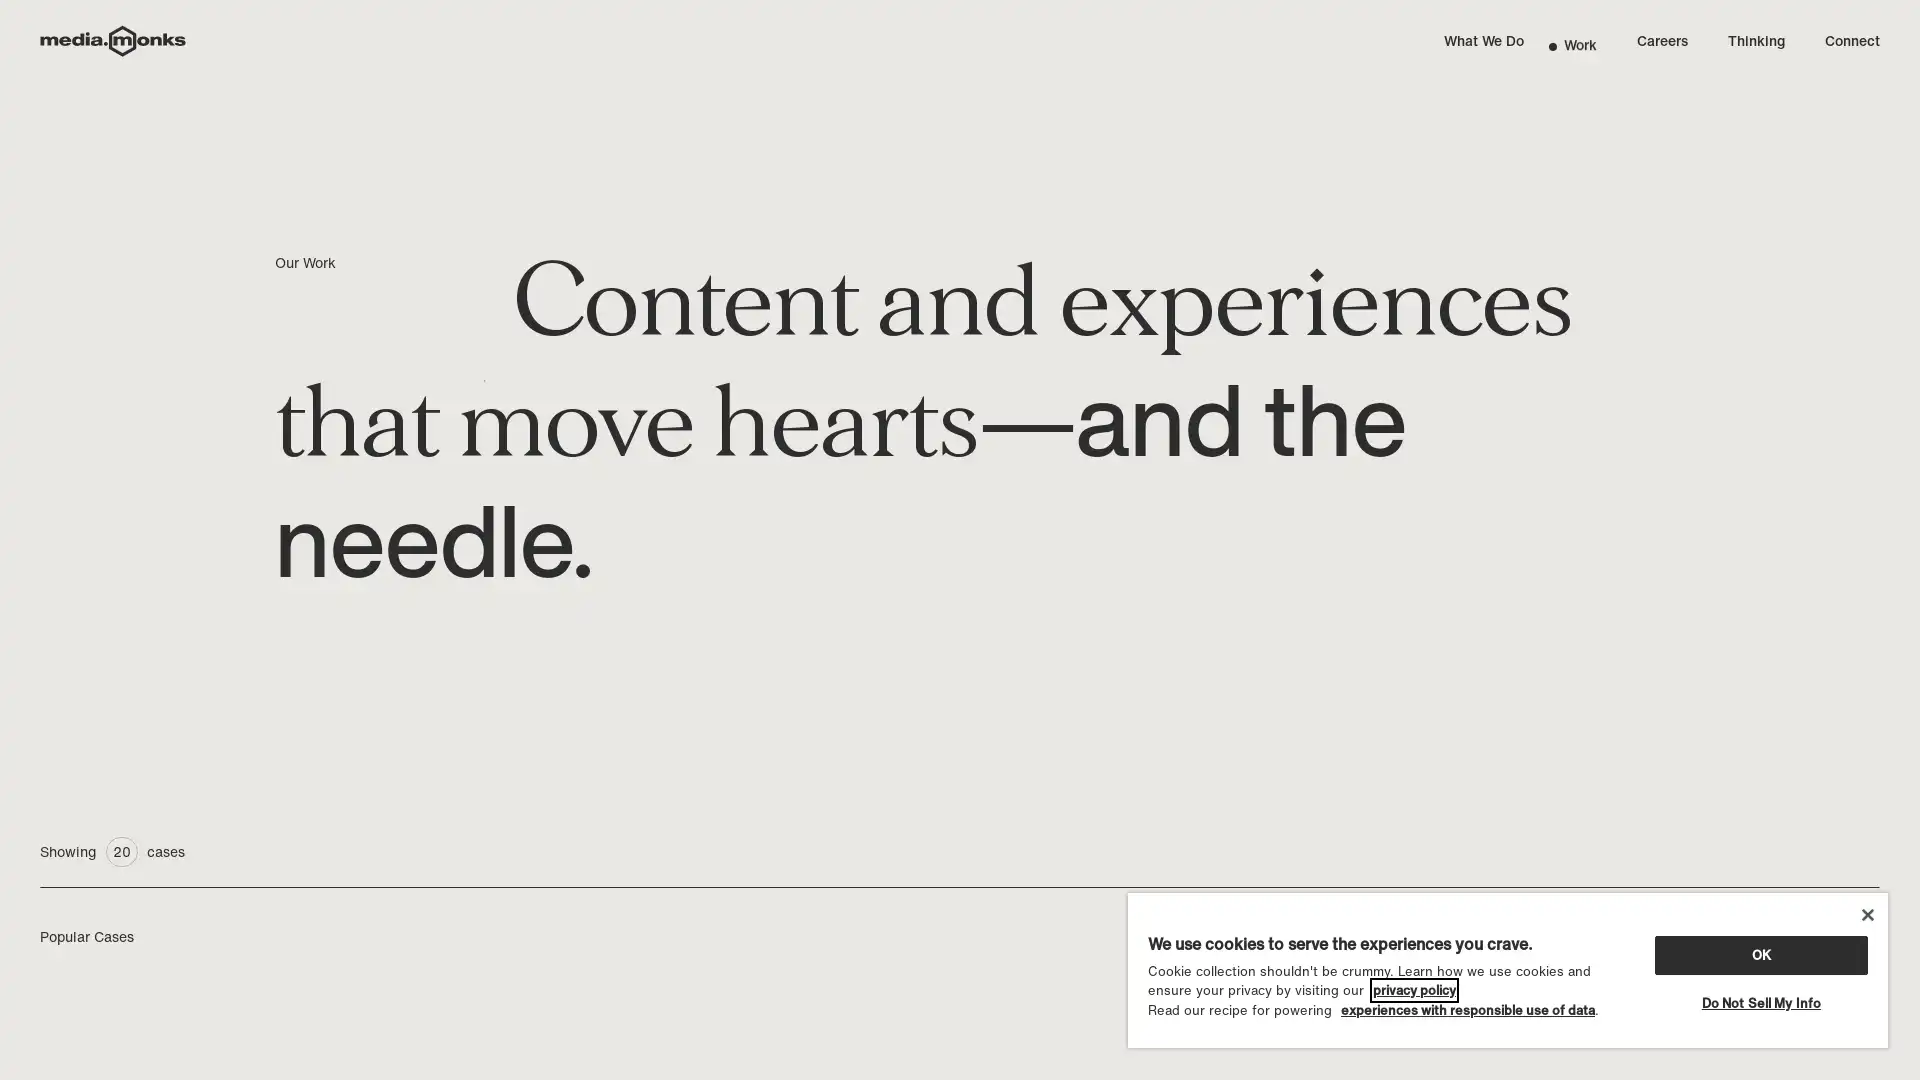 This screenshot has height=1080, width=1920. Describe the element at coordinates (1760, 953) in the screenshot. I see `OK` at that location.